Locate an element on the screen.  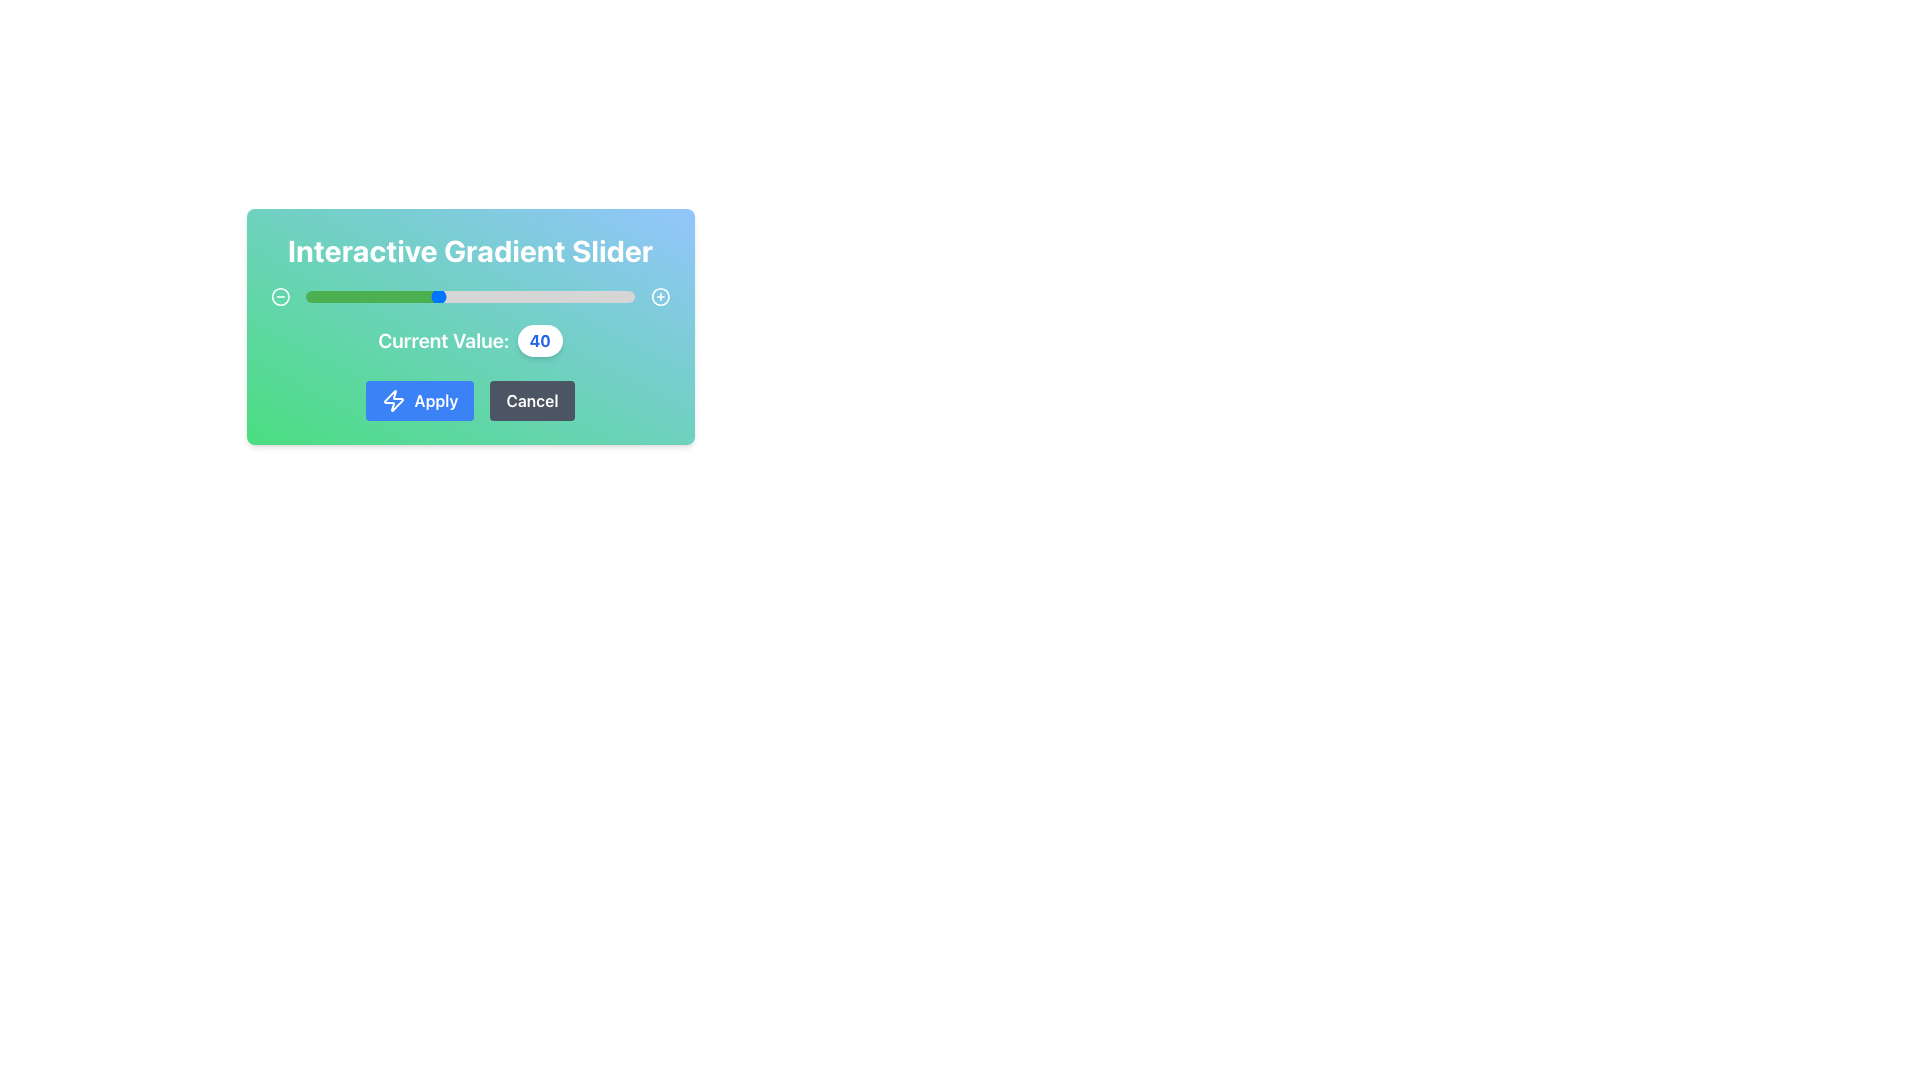
the slider is located at coordinates (535, 297).